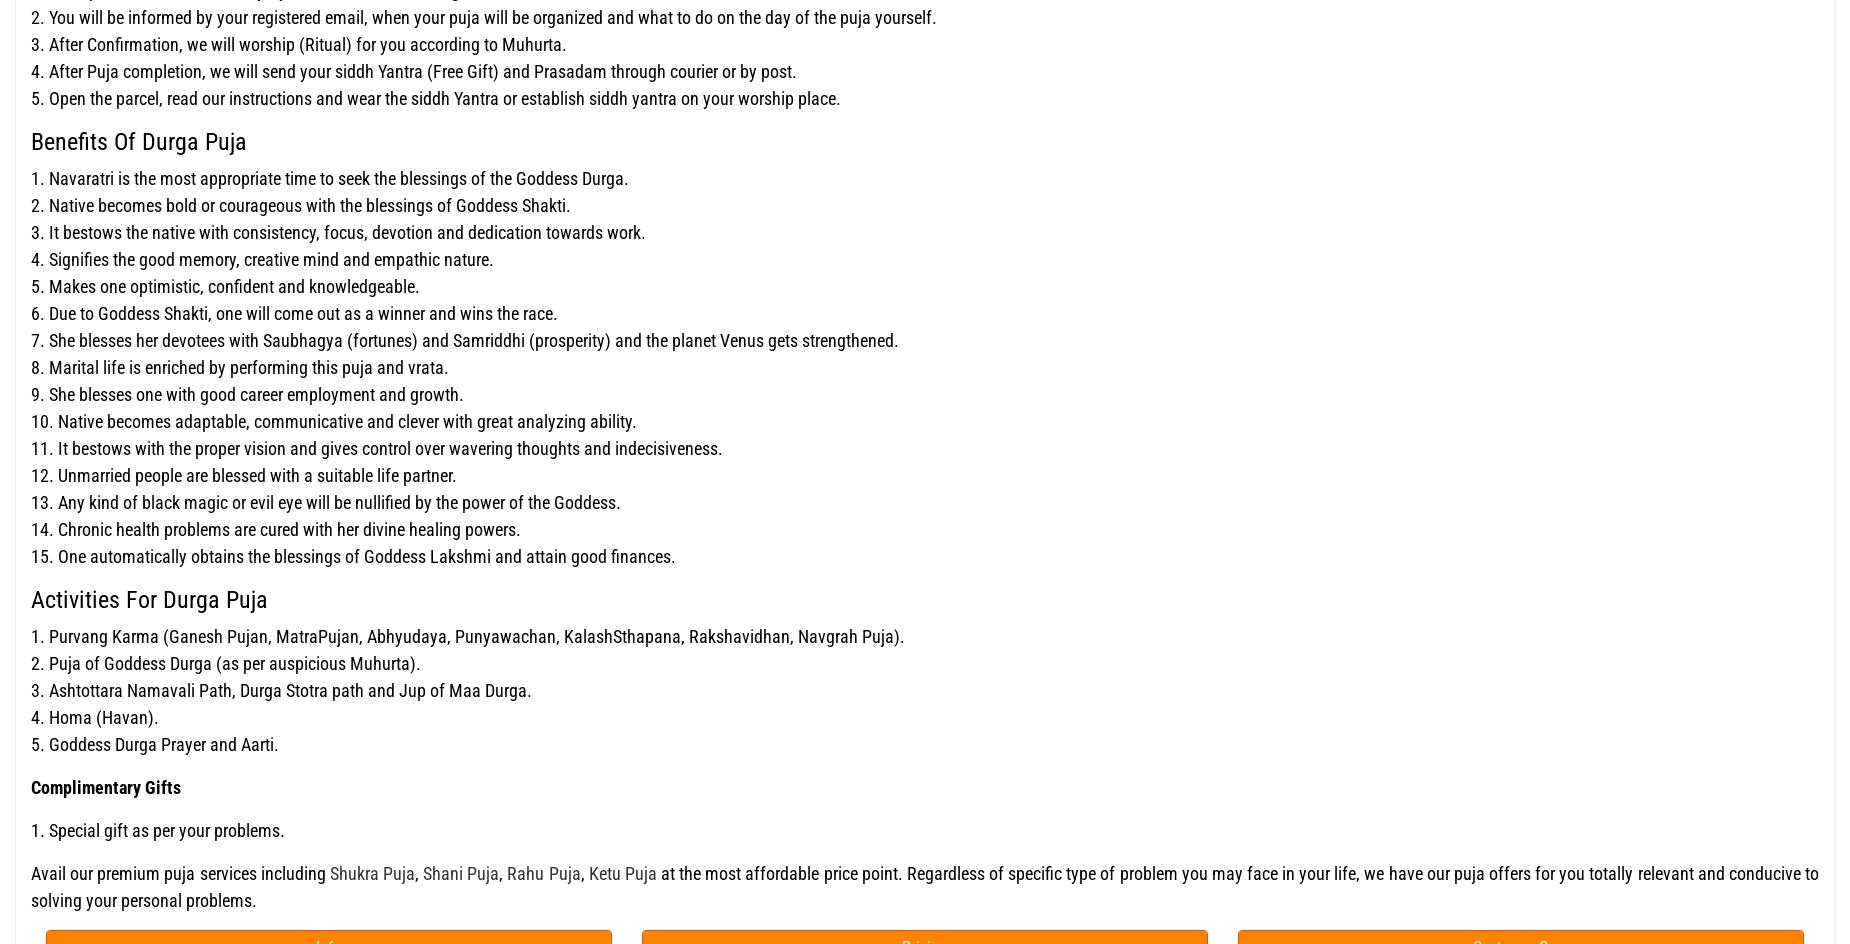 The width and height of the screenshot is (1850, 944). Describe the element at coordinates (280, 688) in the screenshot. I see `'3. Ashtottara Namavali Path, Durga Stotra path and Jup of Maa Durga.'` at that location.